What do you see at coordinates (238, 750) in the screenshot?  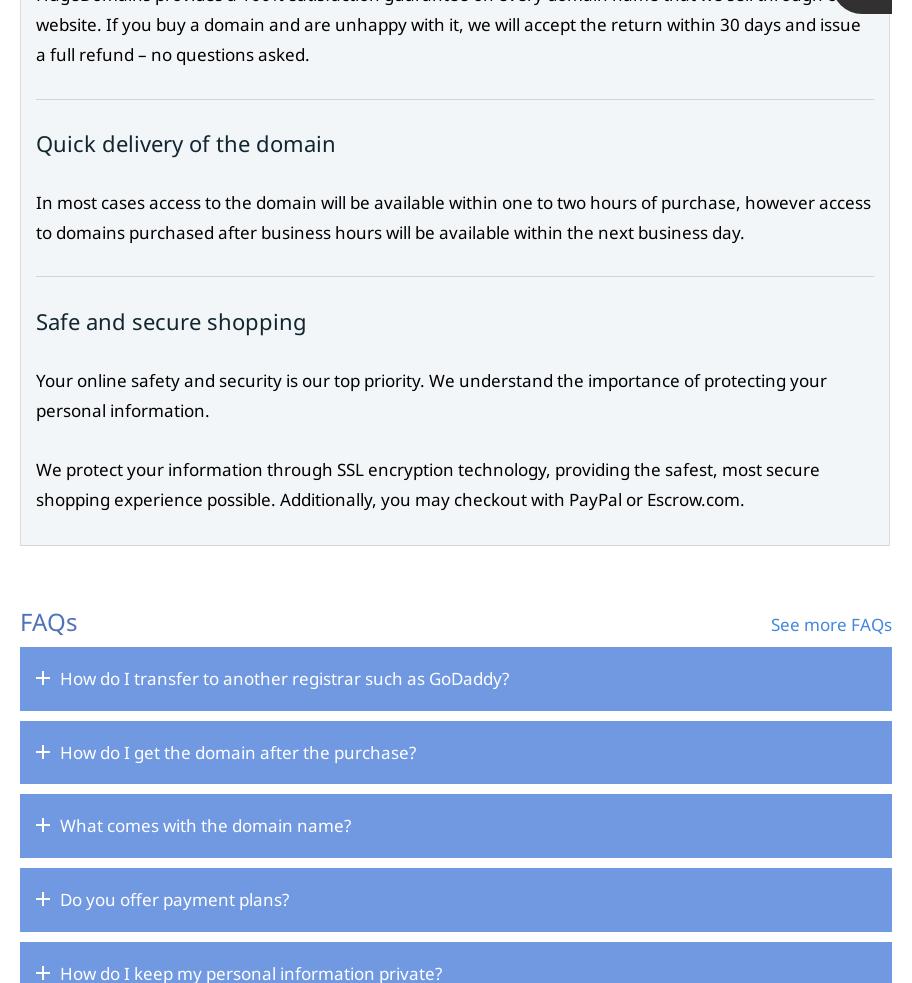 I see `'How do I get the domain after the purchase?'` at bounding box center [238, 750].